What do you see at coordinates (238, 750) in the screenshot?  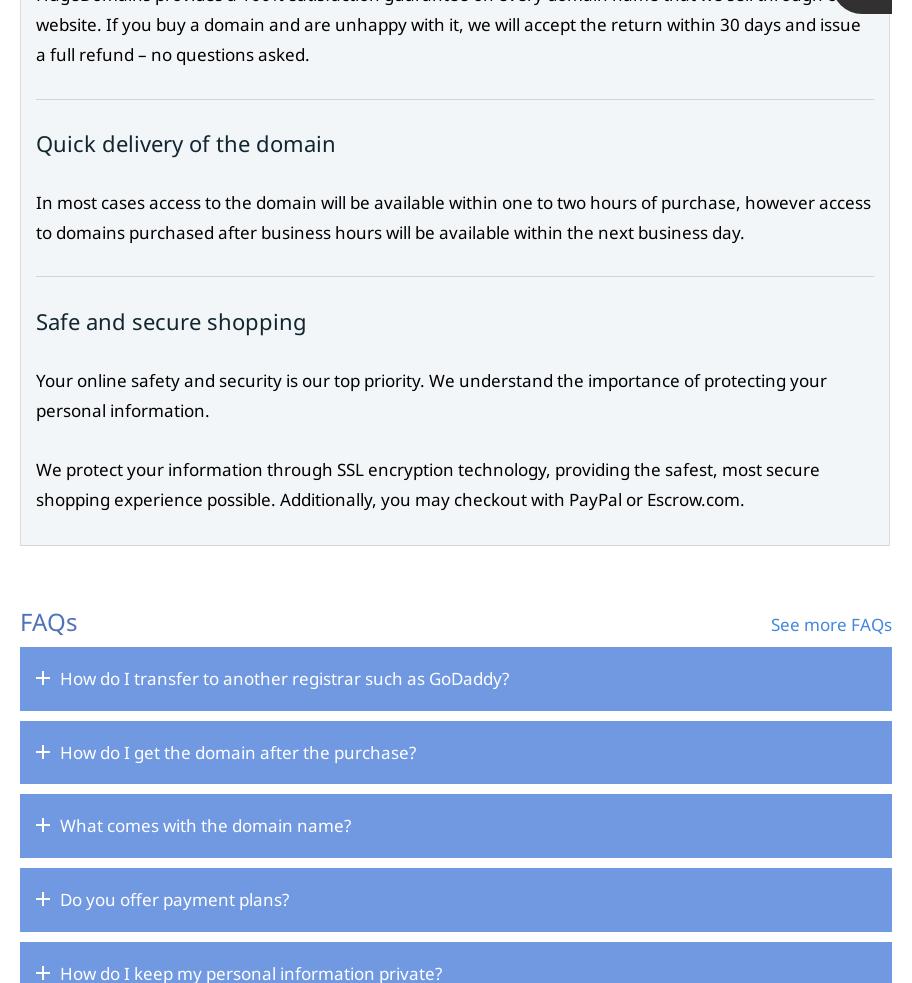 I see `'How do I get the domain after the purchase?'` at bounding box center [238, 750].